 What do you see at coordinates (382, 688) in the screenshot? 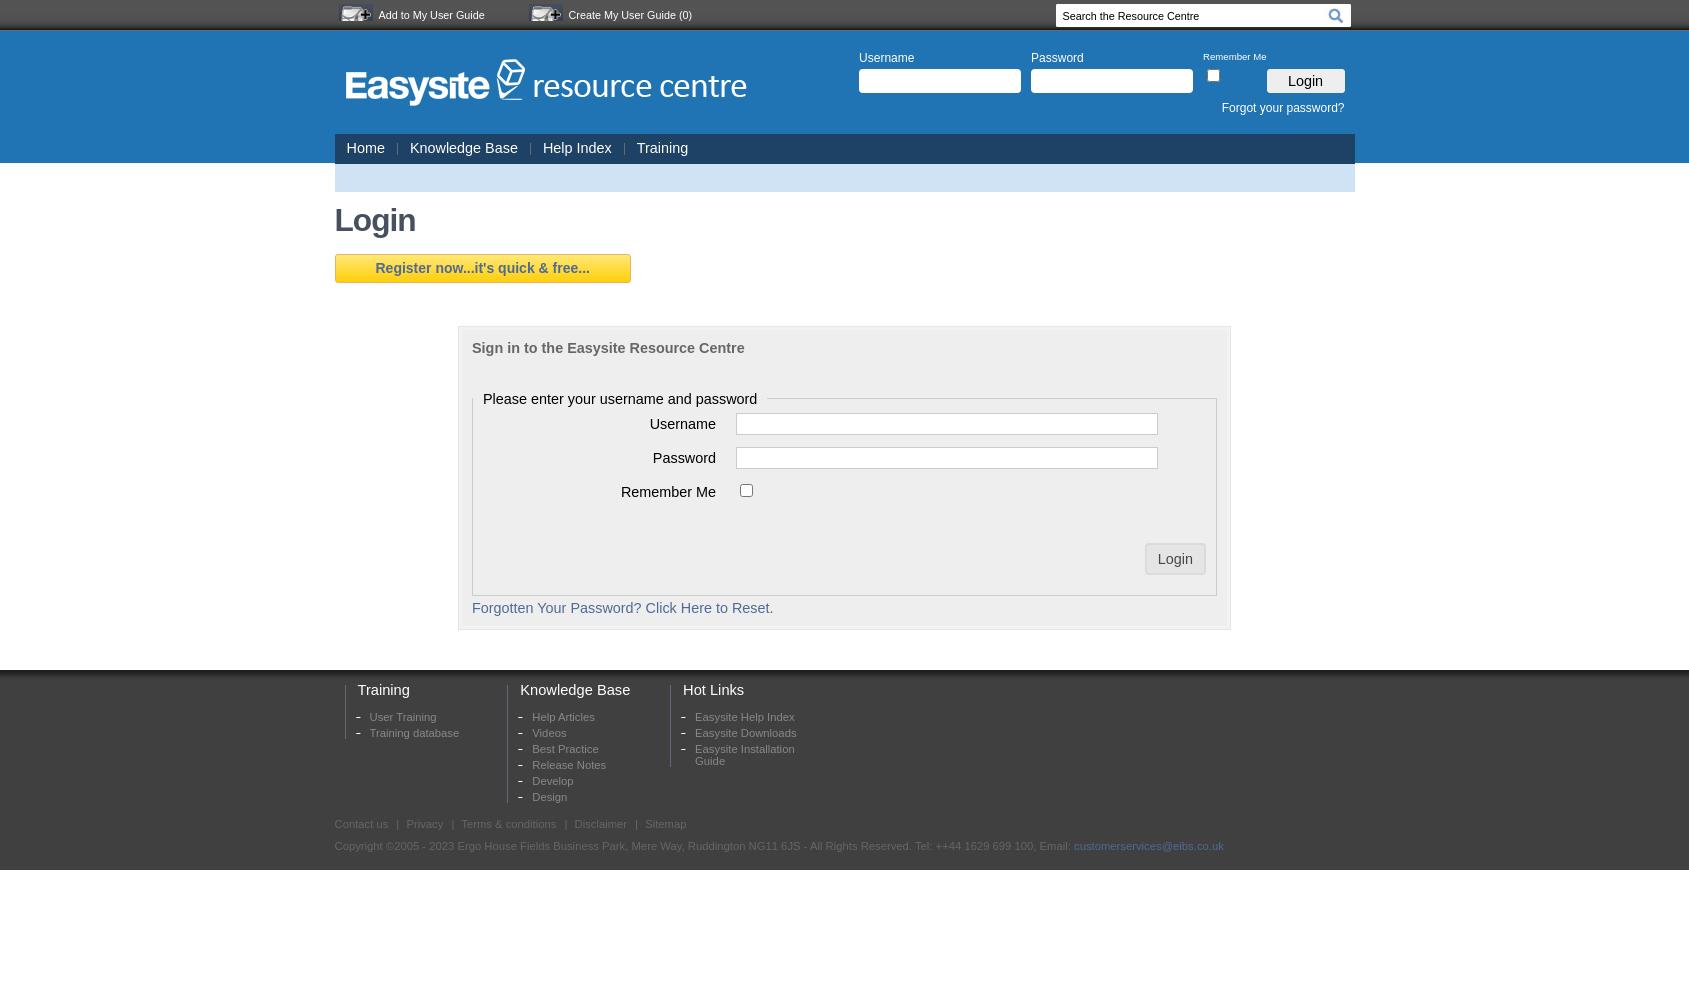
I see `'Training'` at bounding box center [382, 688].